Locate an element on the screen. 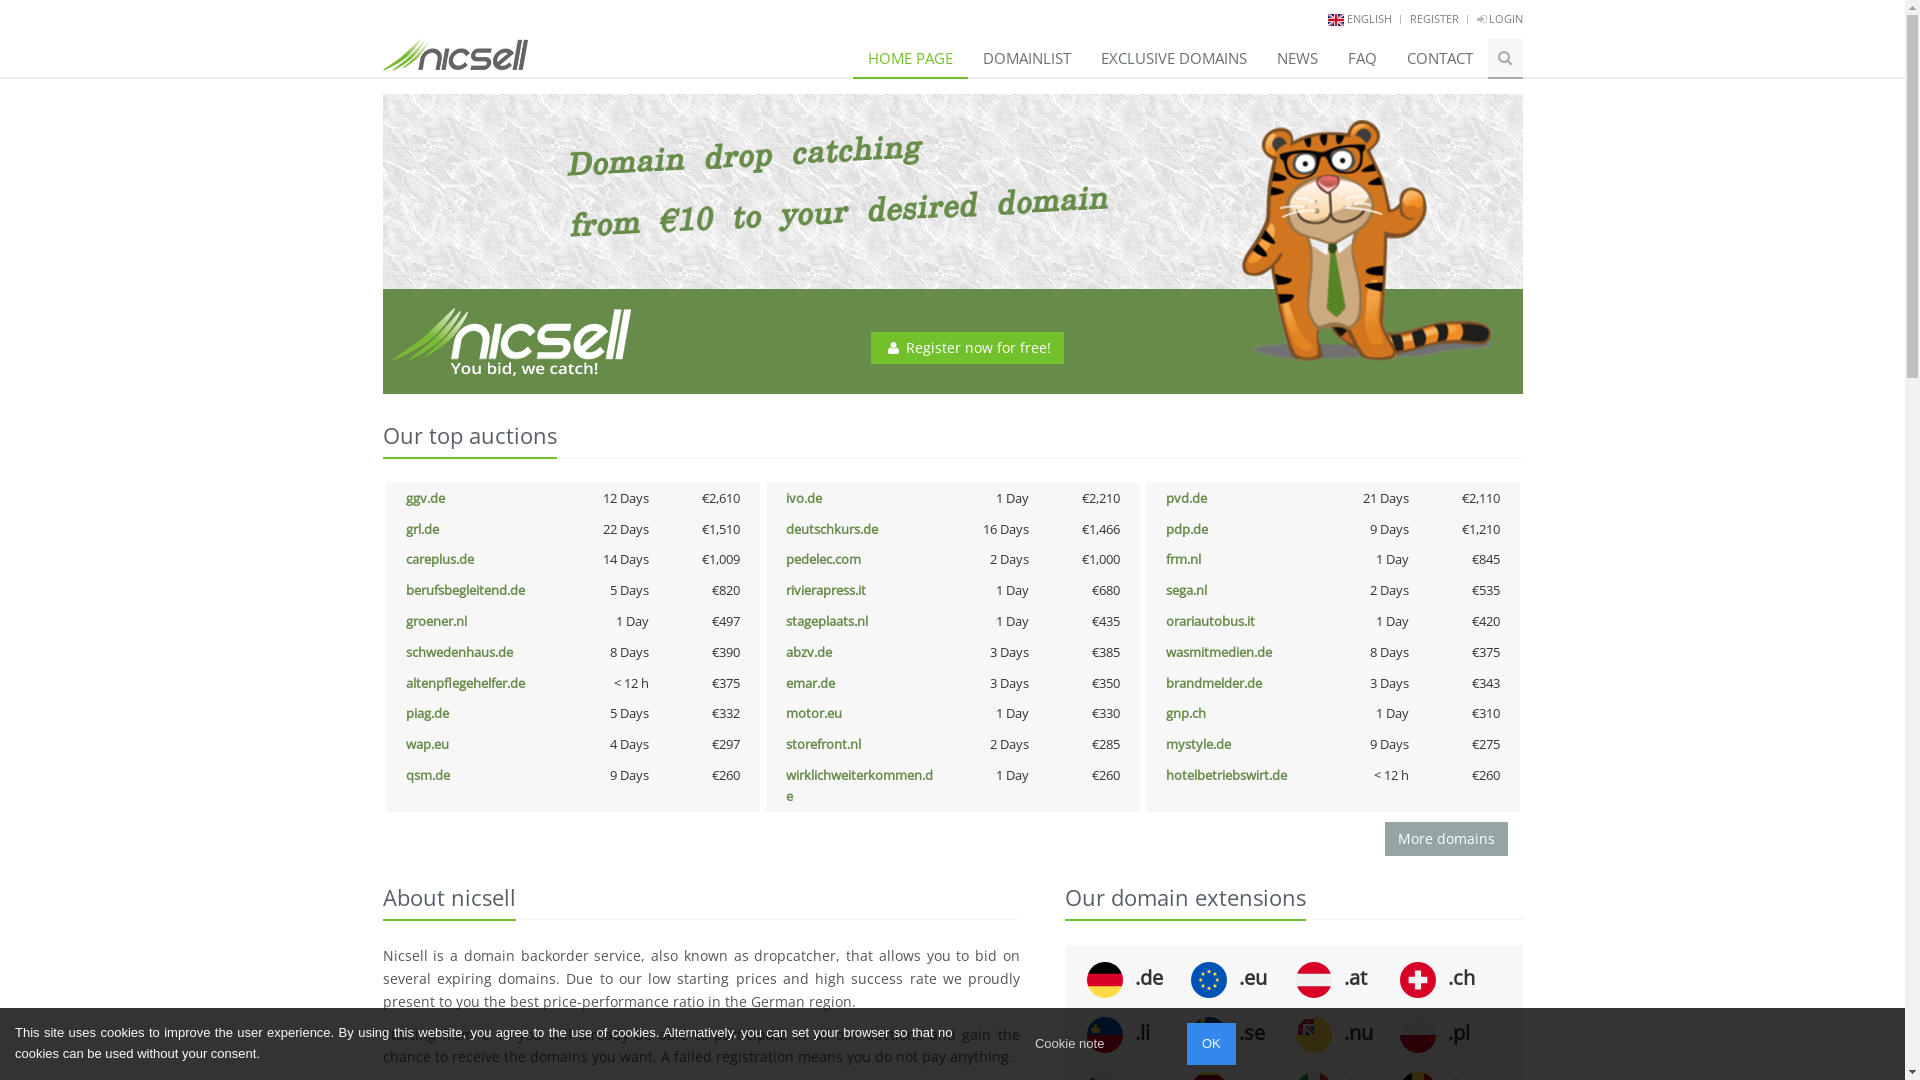  'Cookie note' is located at coordinates (1068, 1043).